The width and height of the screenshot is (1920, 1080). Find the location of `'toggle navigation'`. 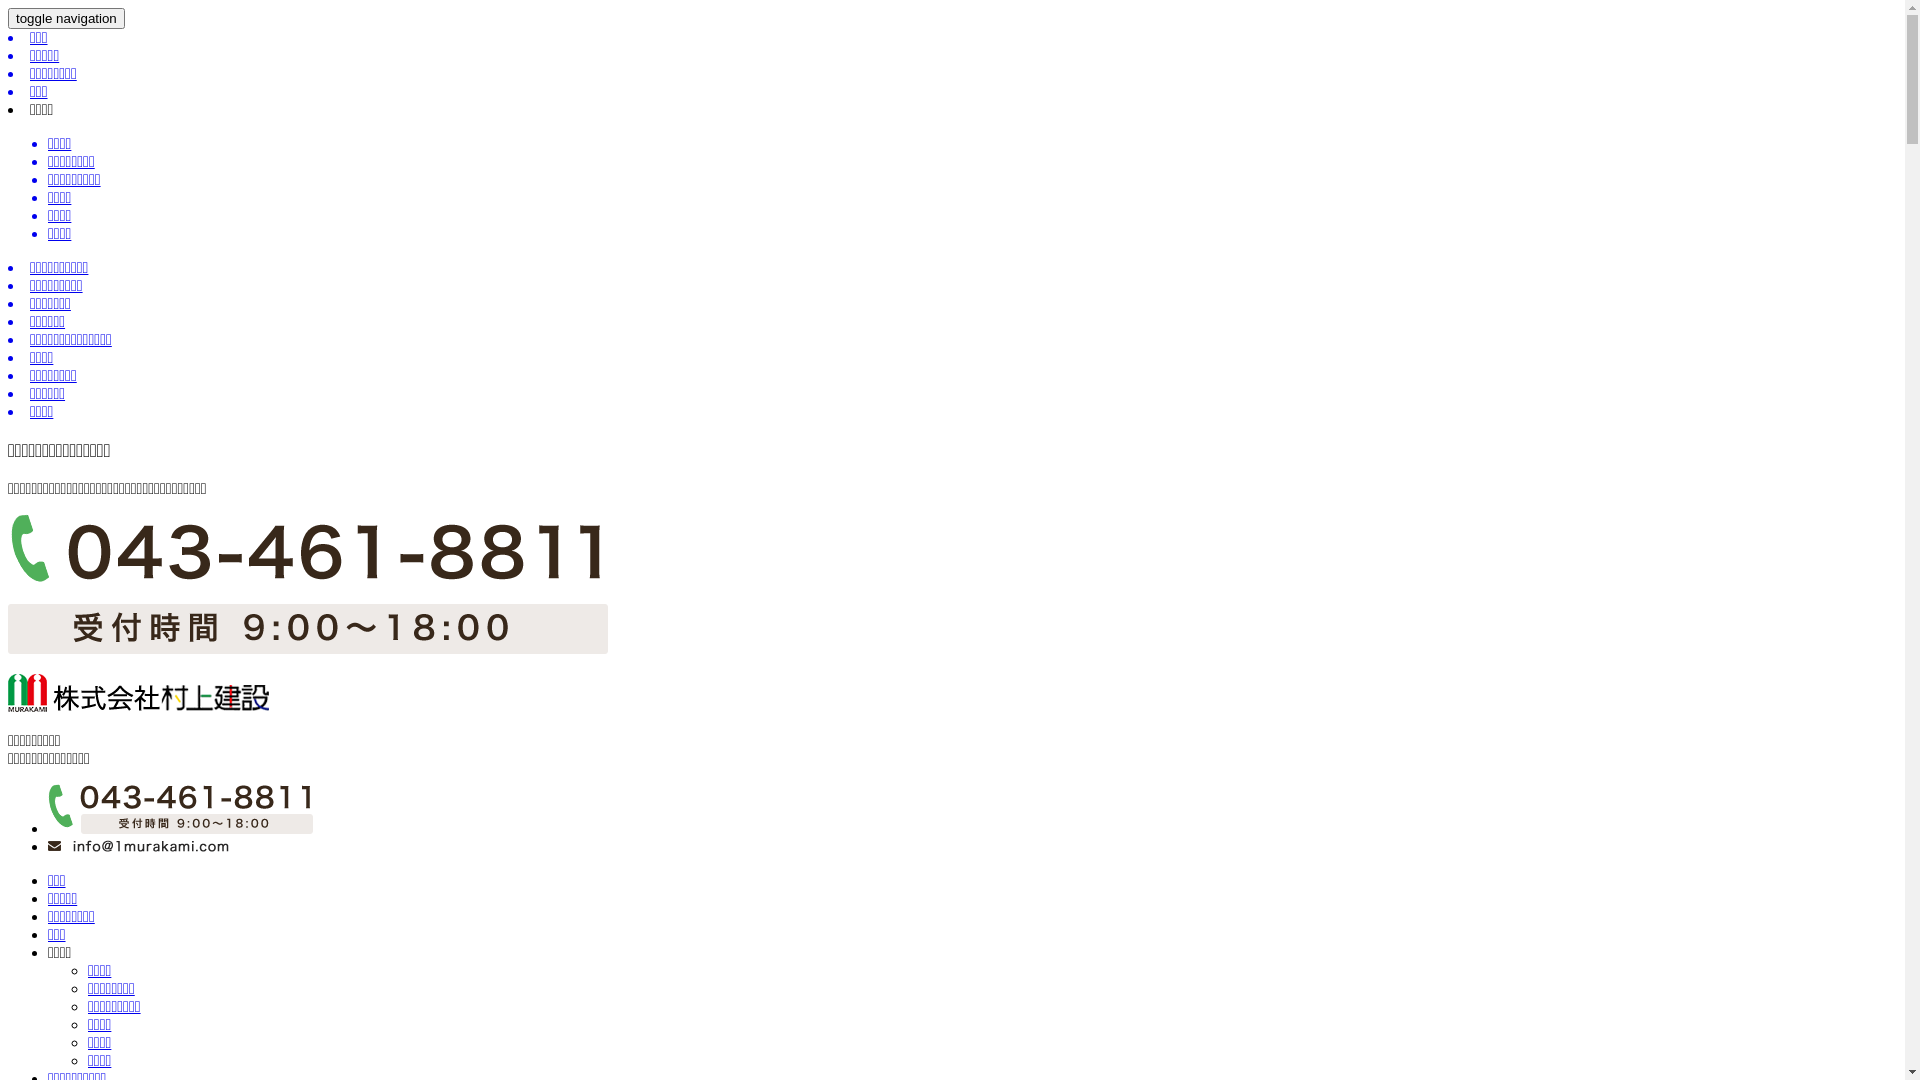

'toggle navigation' is located at coordinates (66, 18).